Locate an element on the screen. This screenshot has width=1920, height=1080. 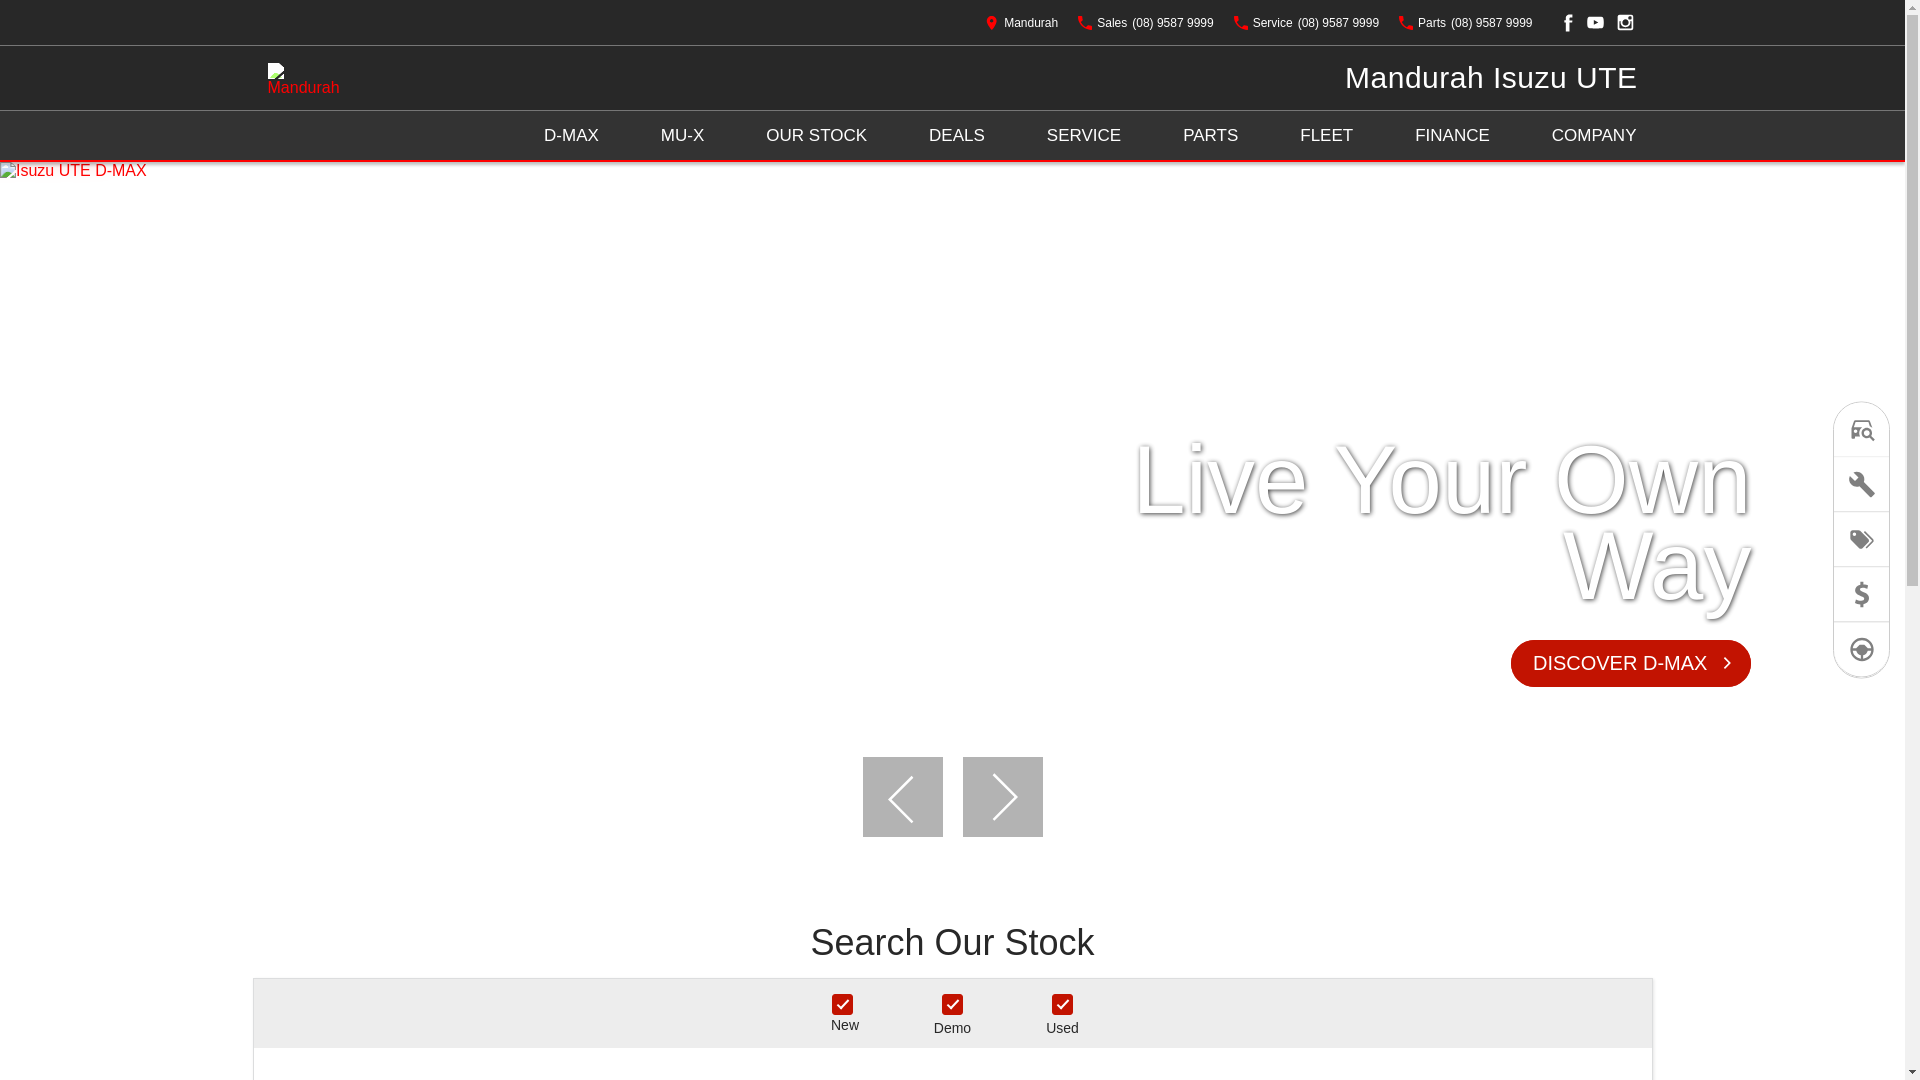
'Mandurah Isuzu UTE' is located at coordinates (1491, 76).